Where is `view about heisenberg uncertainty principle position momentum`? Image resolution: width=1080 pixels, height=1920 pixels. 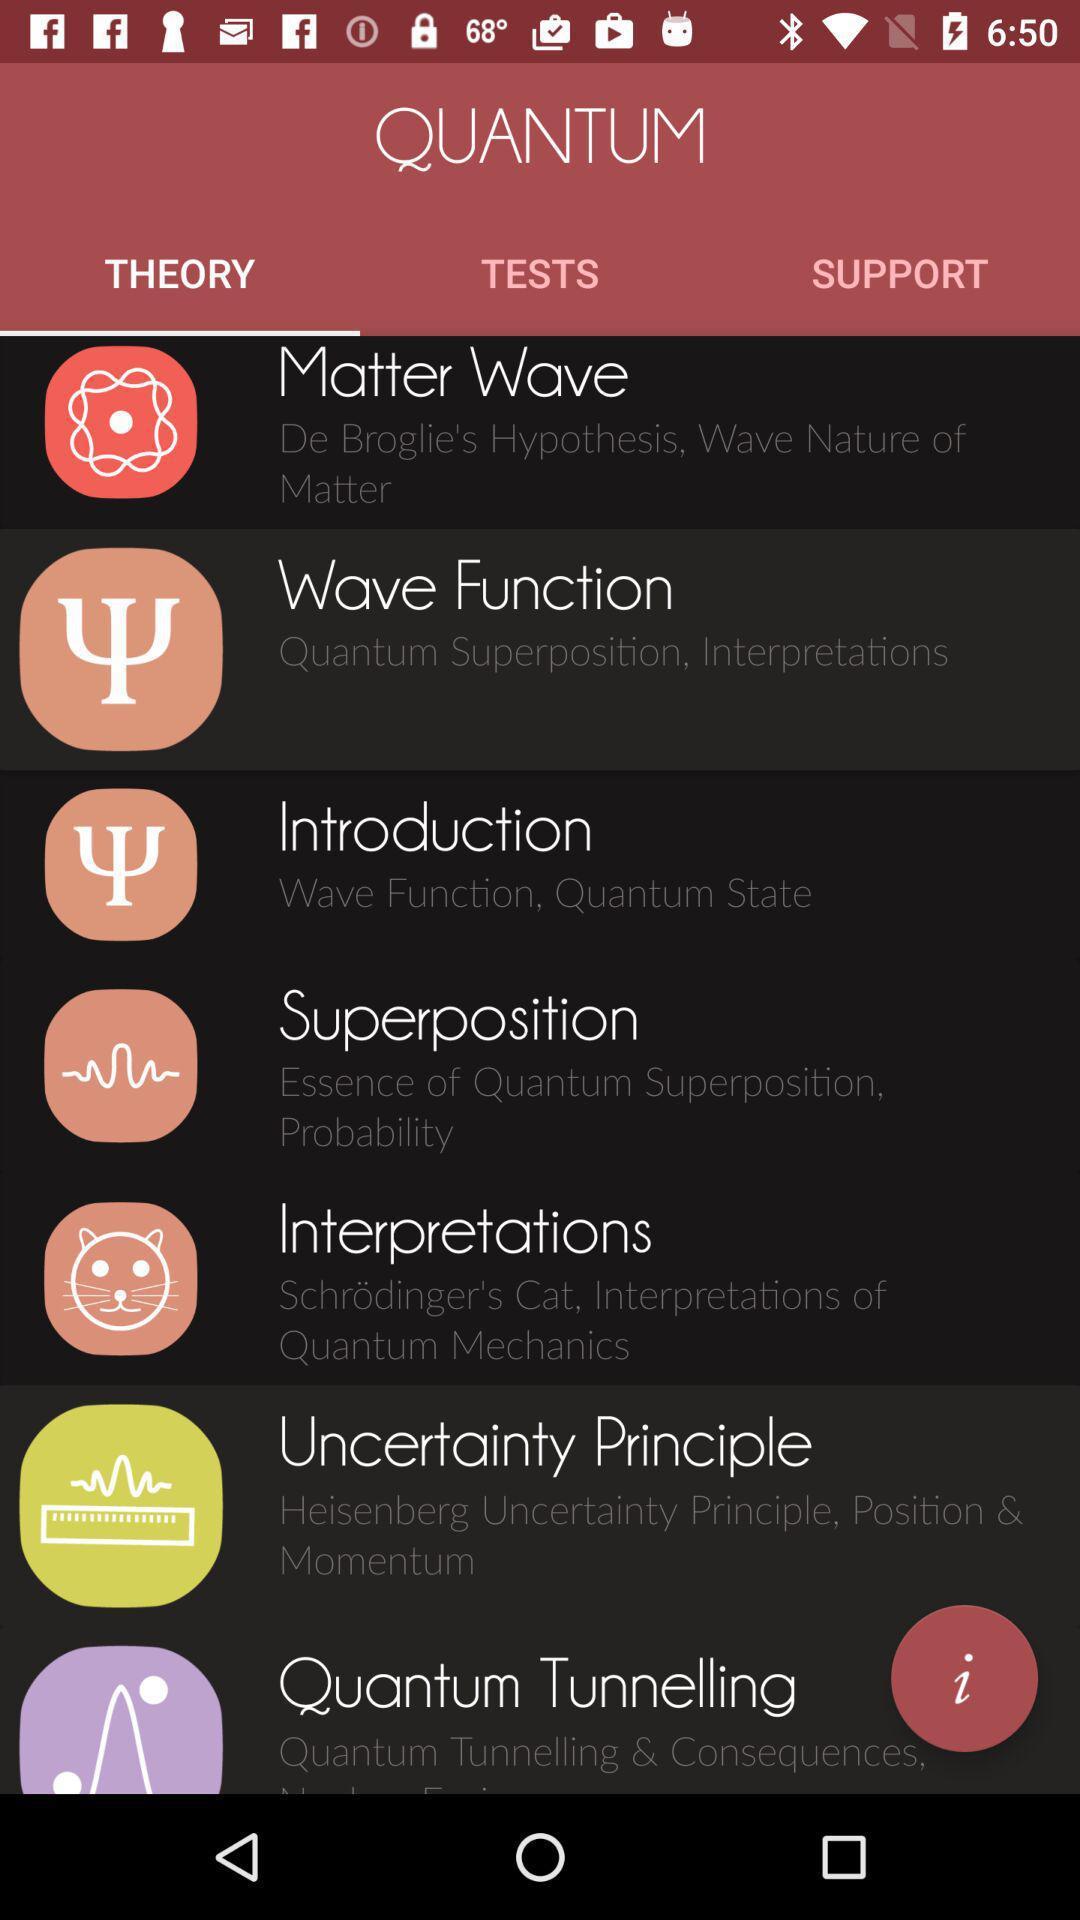 view about heisenberg uncertainty principle position momentum is located at coordinates (120, 1506).